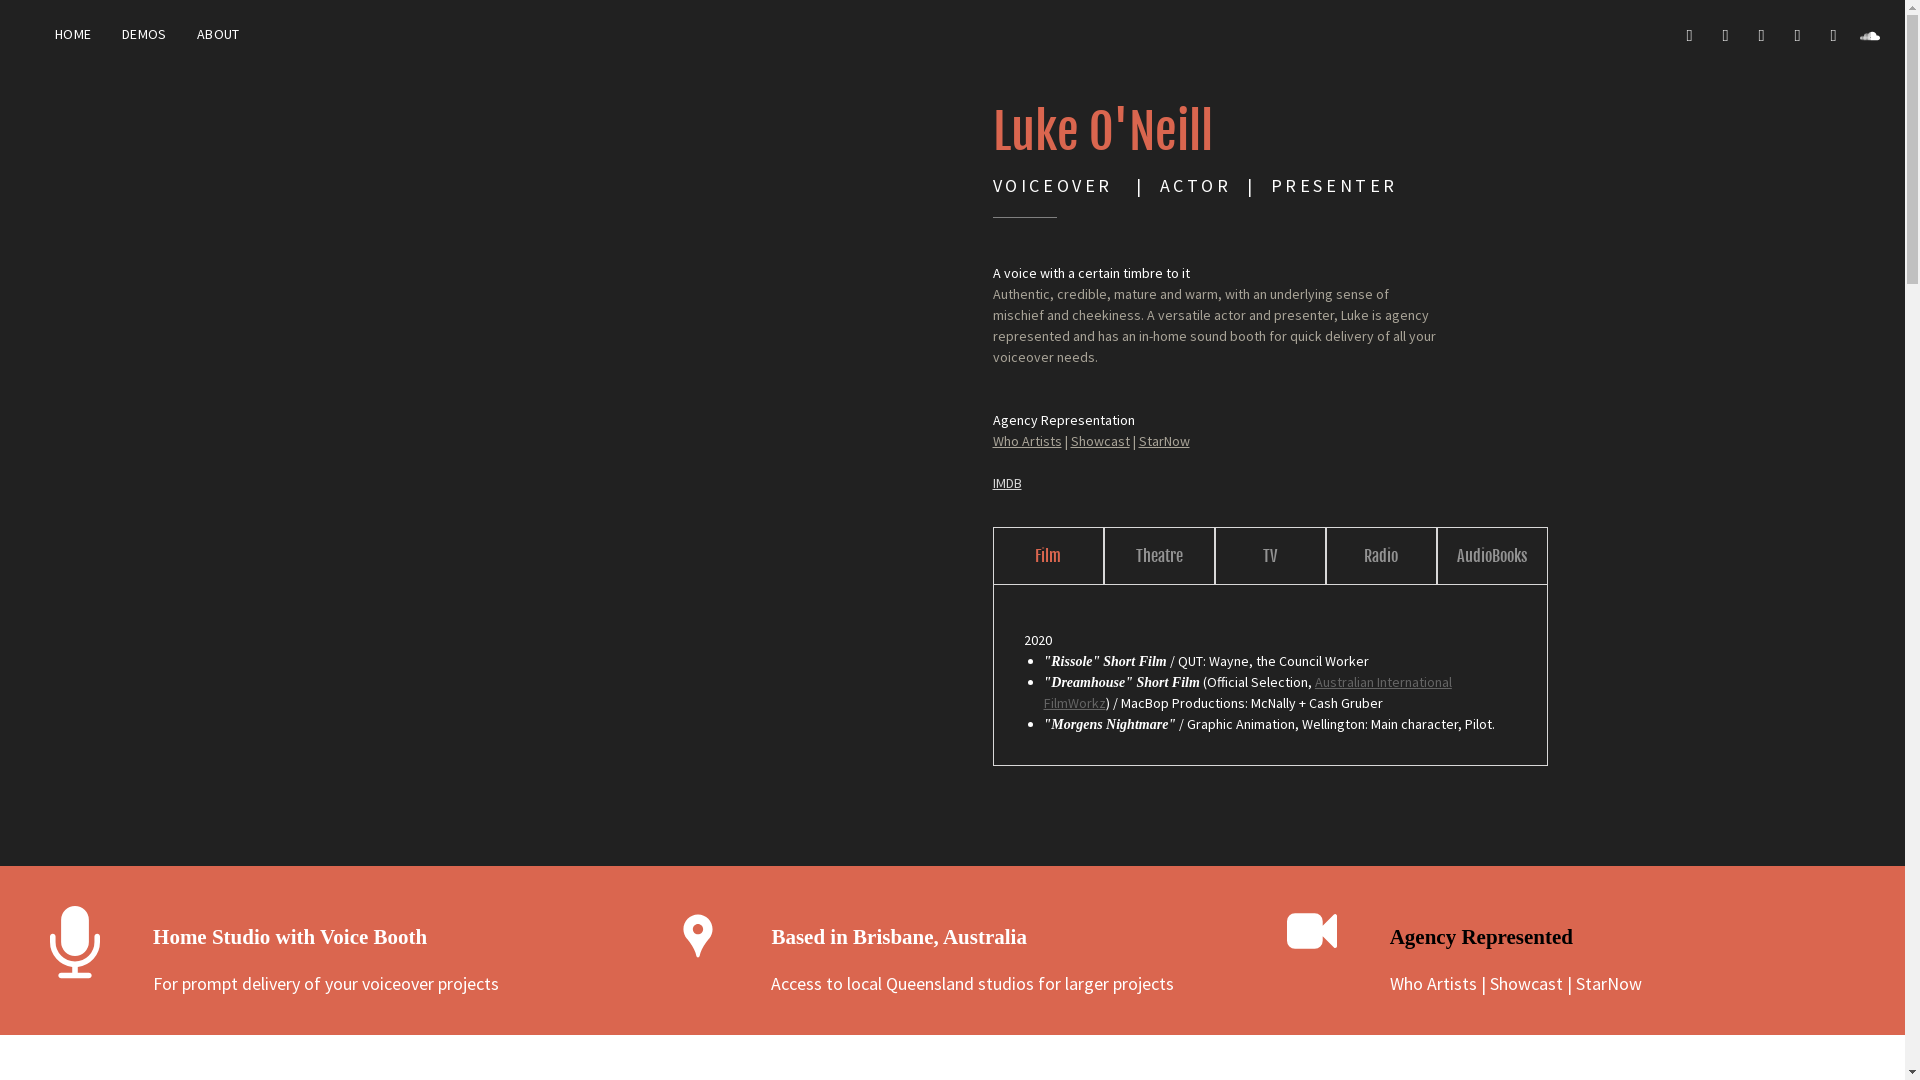 This screenshot has height=1080, width=1920. Describe the element at coordinates (39, 34) in the screenshot. I see `'HOME'` at that location.